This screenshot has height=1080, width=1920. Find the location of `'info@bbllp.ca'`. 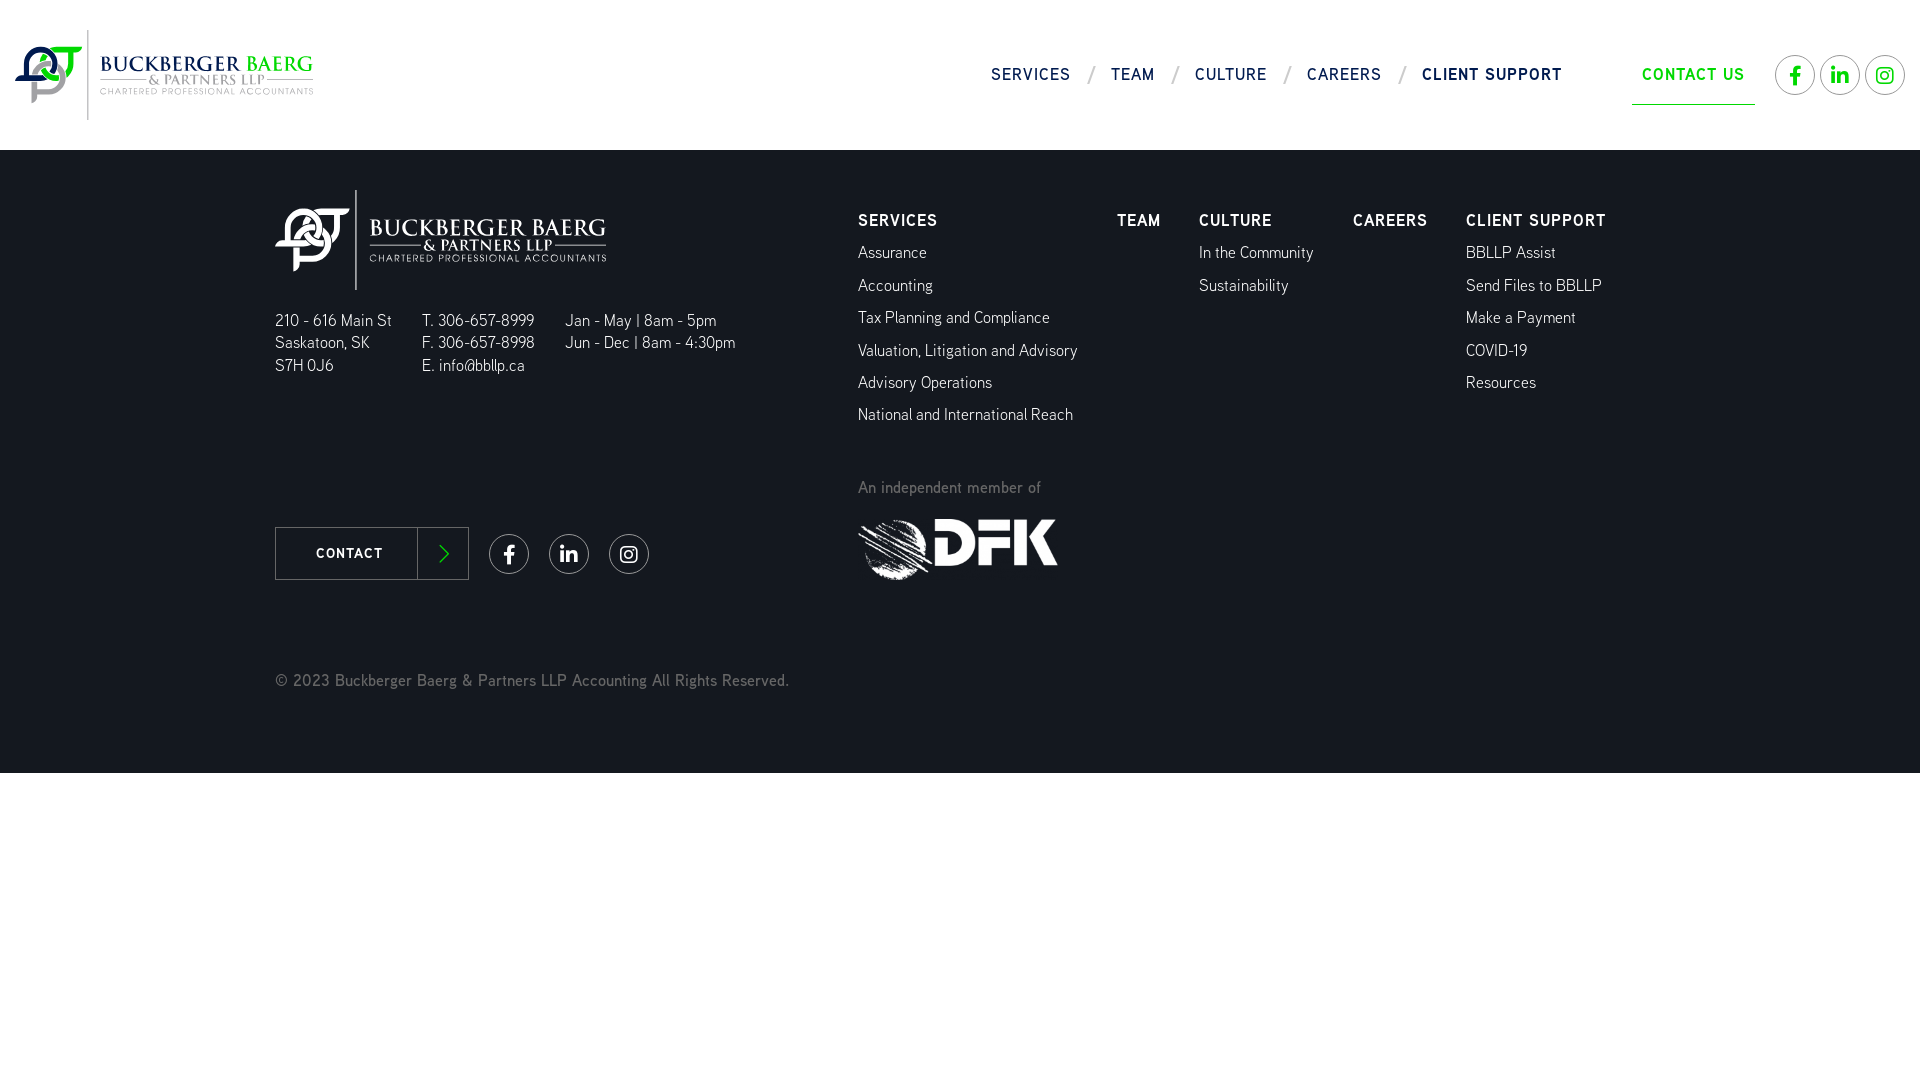

'info@bbllp.ca' is located at coordinates (481, 365).